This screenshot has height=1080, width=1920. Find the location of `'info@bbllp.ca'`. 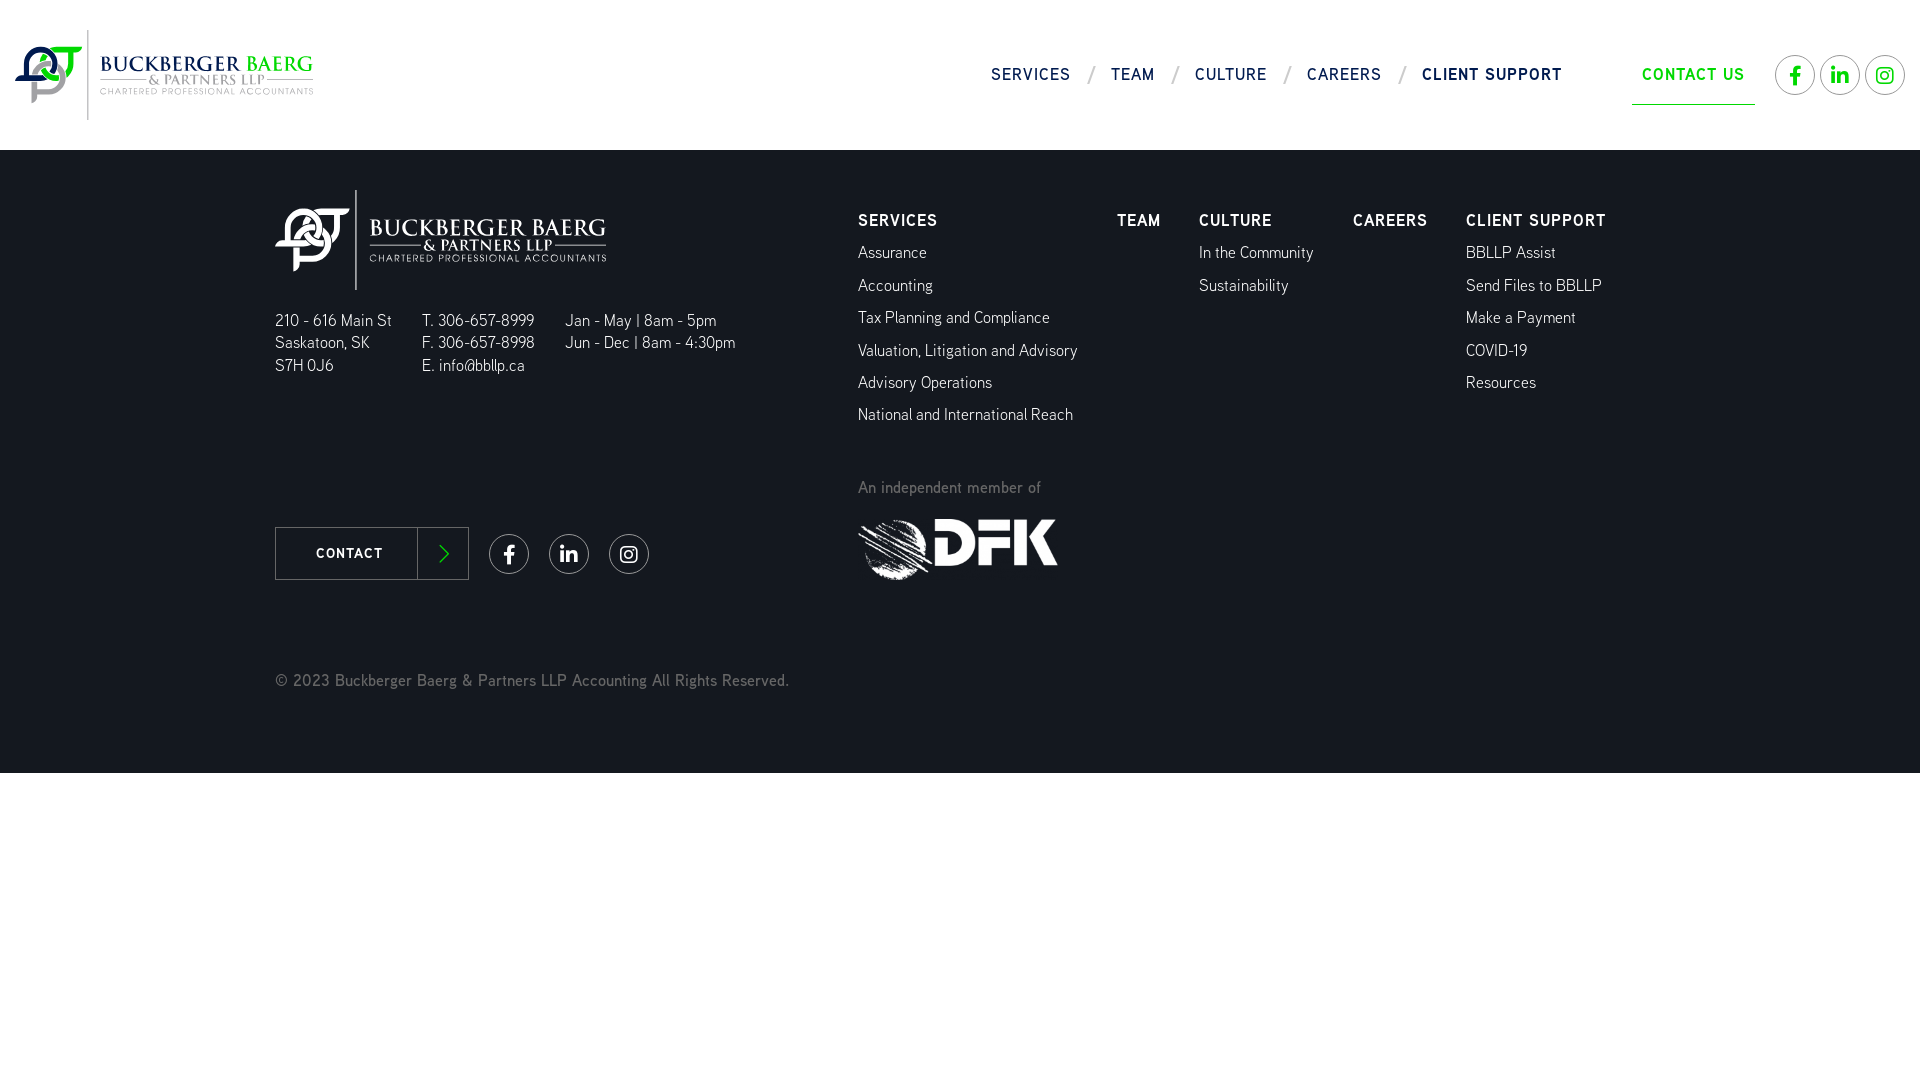

'info@bbllp.ca' is located at coordinates (481, 365).